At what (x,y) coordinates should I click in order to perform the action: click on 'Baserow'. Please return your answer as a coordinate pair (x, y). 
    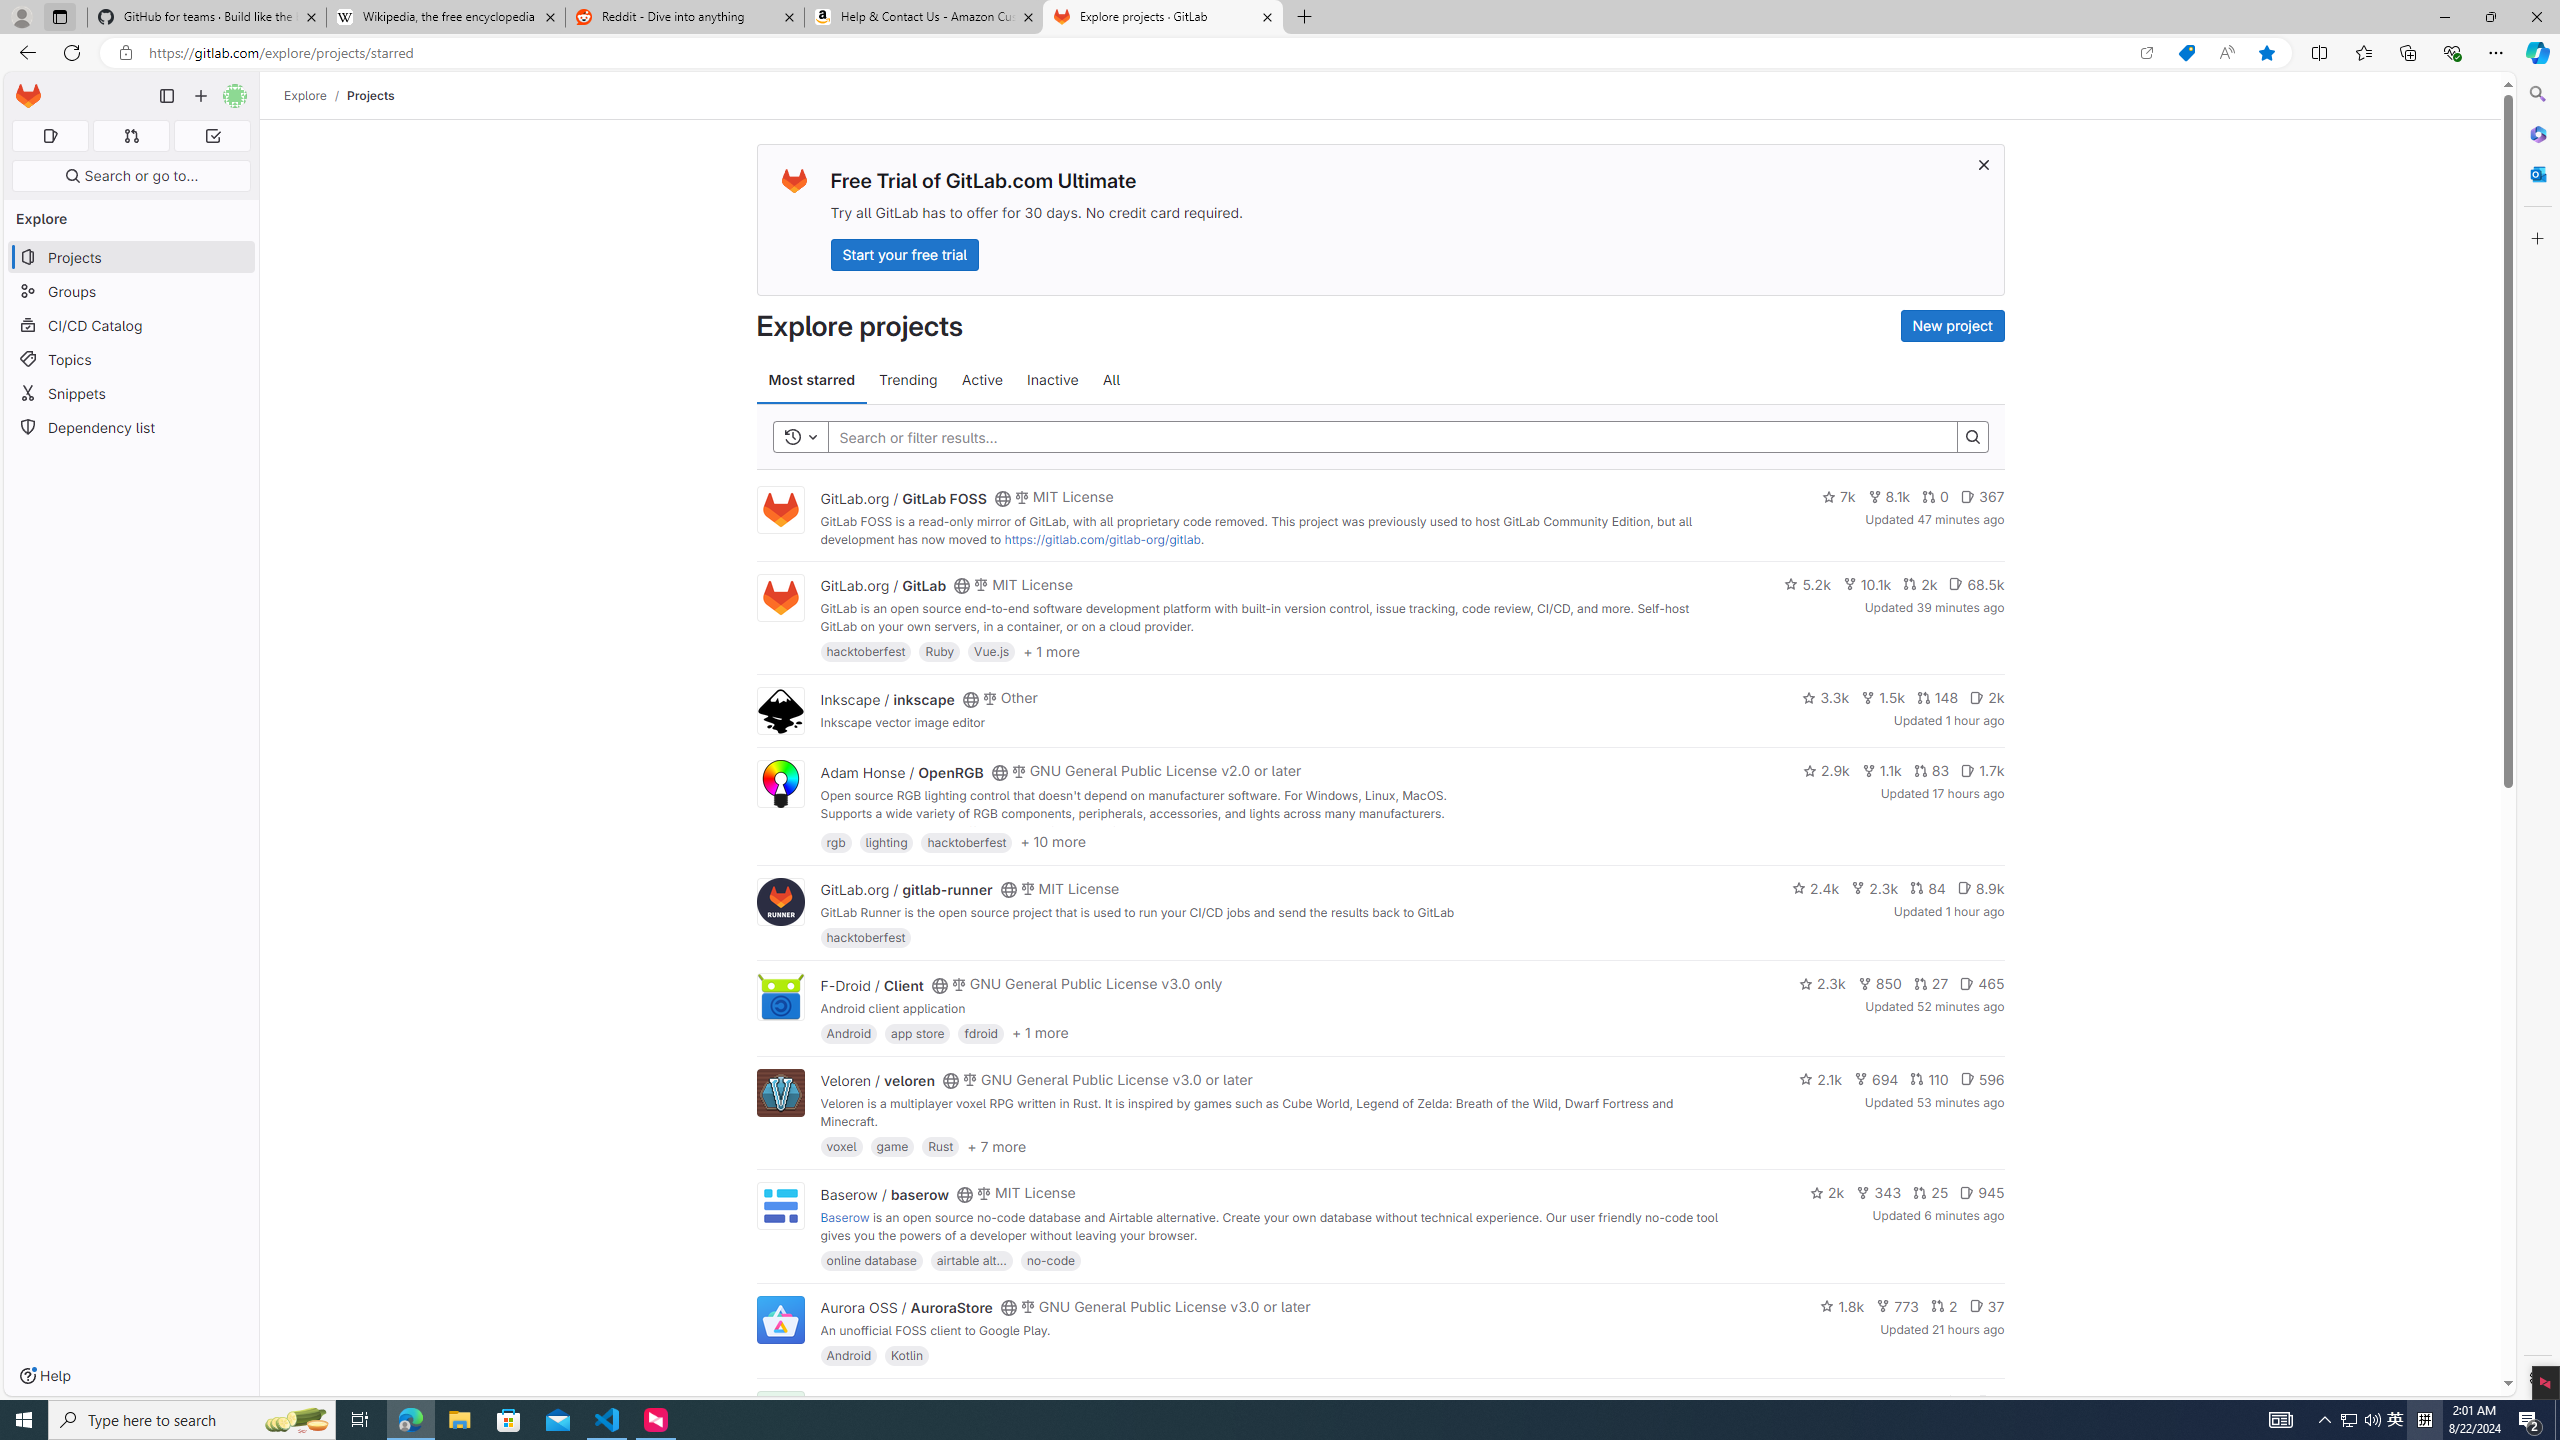
    Looking at the image, I should click on (843, 1217).